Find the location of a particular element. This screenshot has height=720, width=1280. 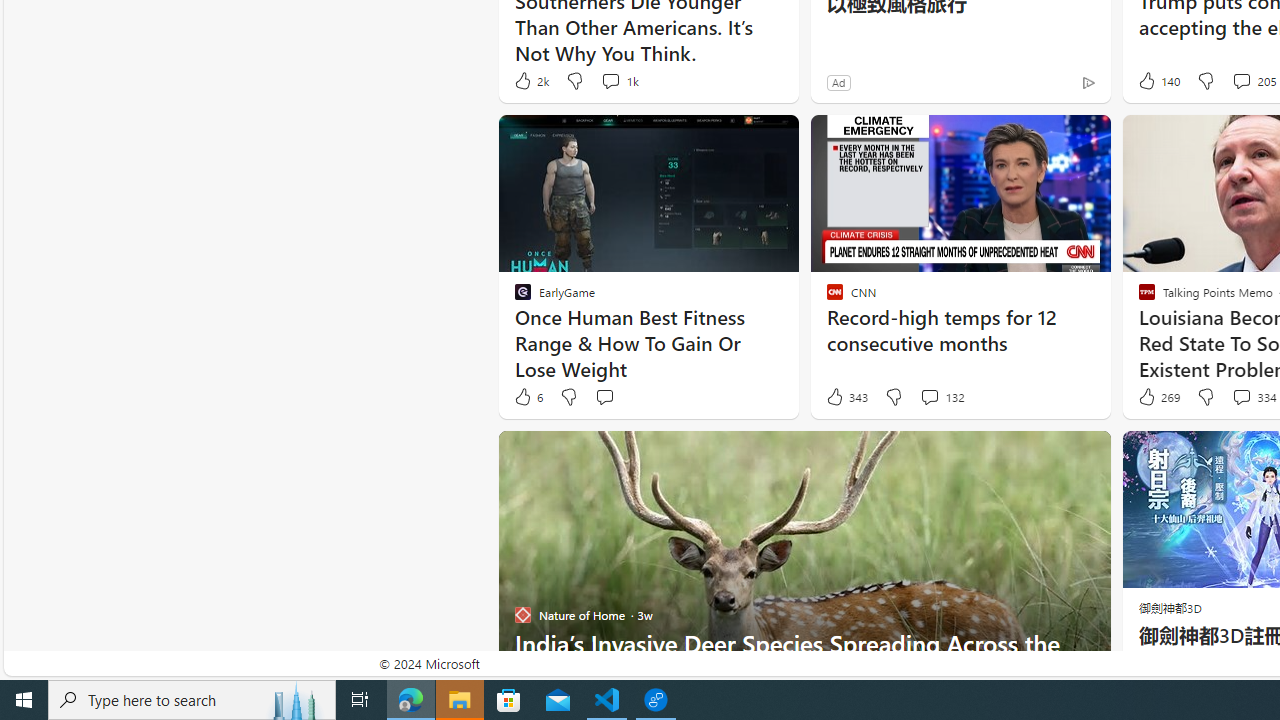

'View comments 132 Comment' is located at coordinates (928, 397).